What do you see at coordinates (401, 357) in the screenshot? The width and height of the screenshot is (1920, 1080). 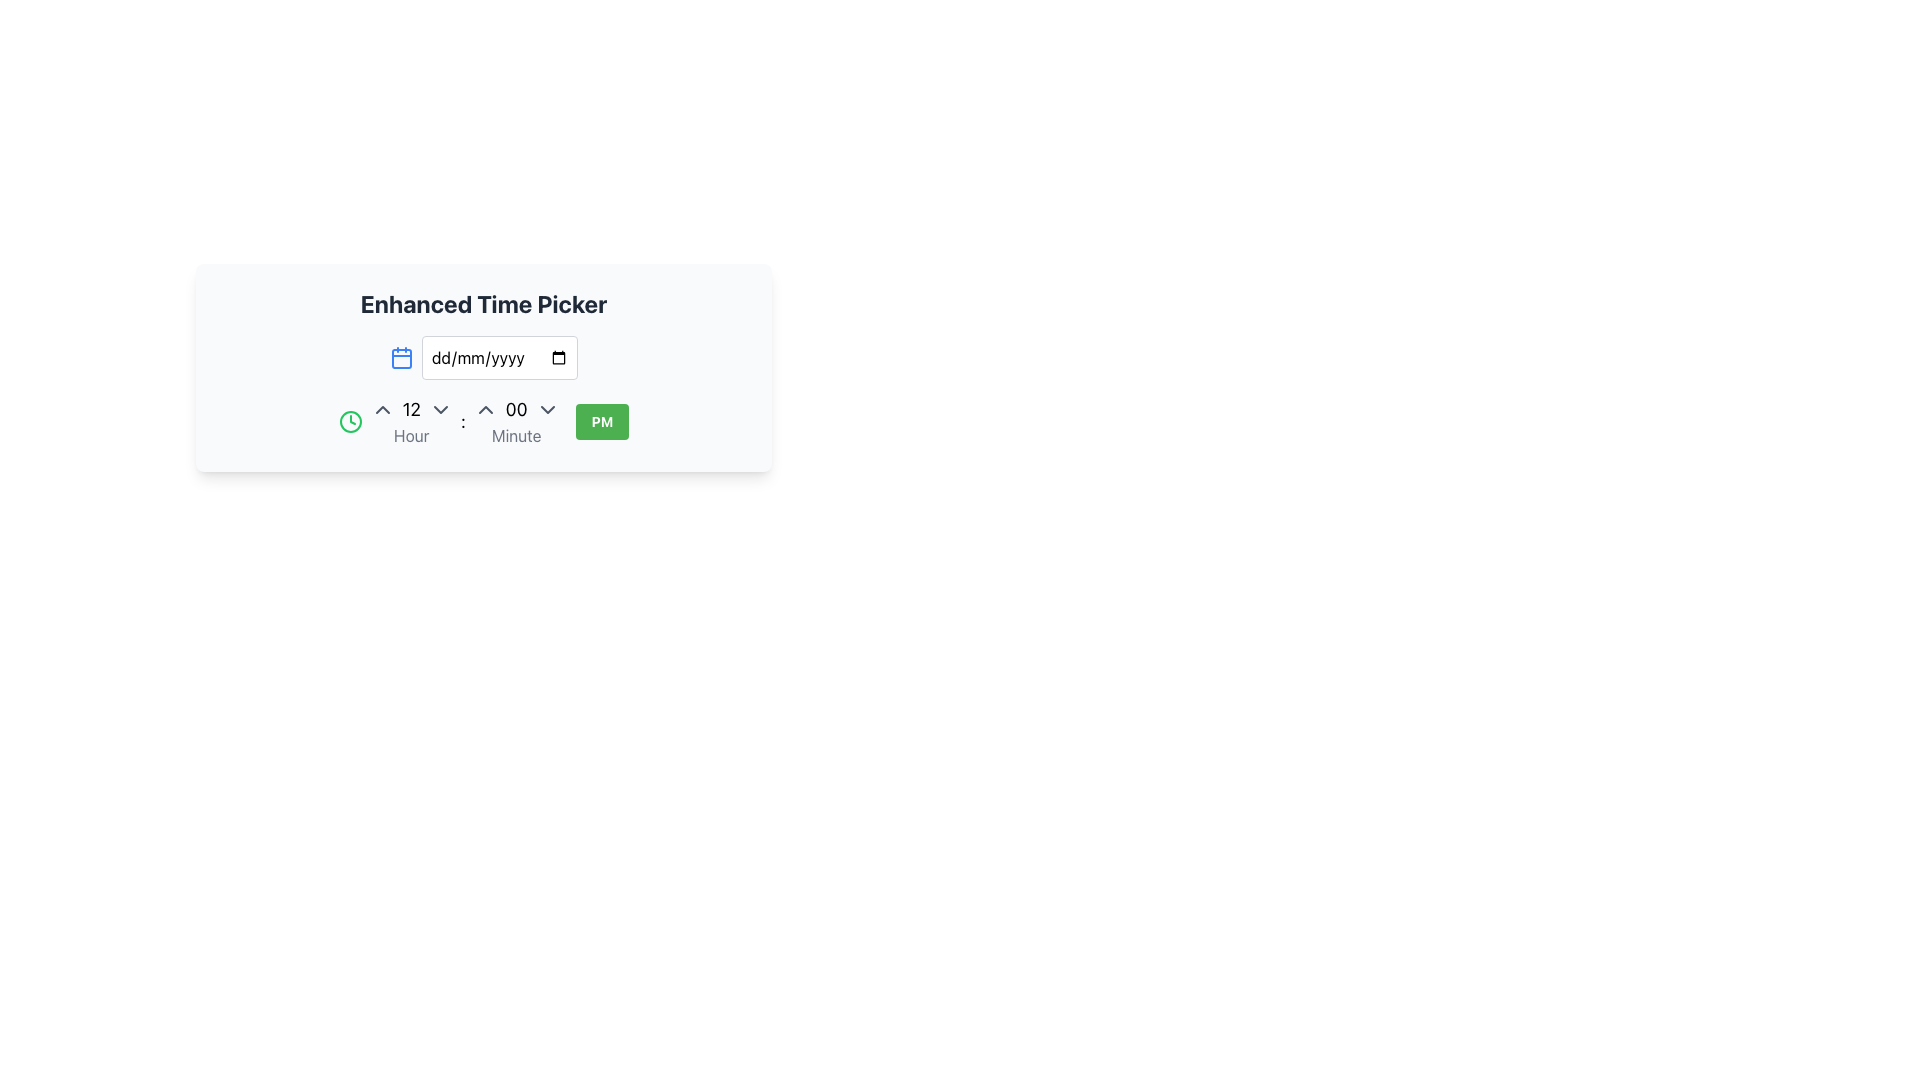 I see `the blue-colored calendar icon located immediately to the left of the text field labeled 'dd/mm/yyyy'` at bounding box center [401, 357].